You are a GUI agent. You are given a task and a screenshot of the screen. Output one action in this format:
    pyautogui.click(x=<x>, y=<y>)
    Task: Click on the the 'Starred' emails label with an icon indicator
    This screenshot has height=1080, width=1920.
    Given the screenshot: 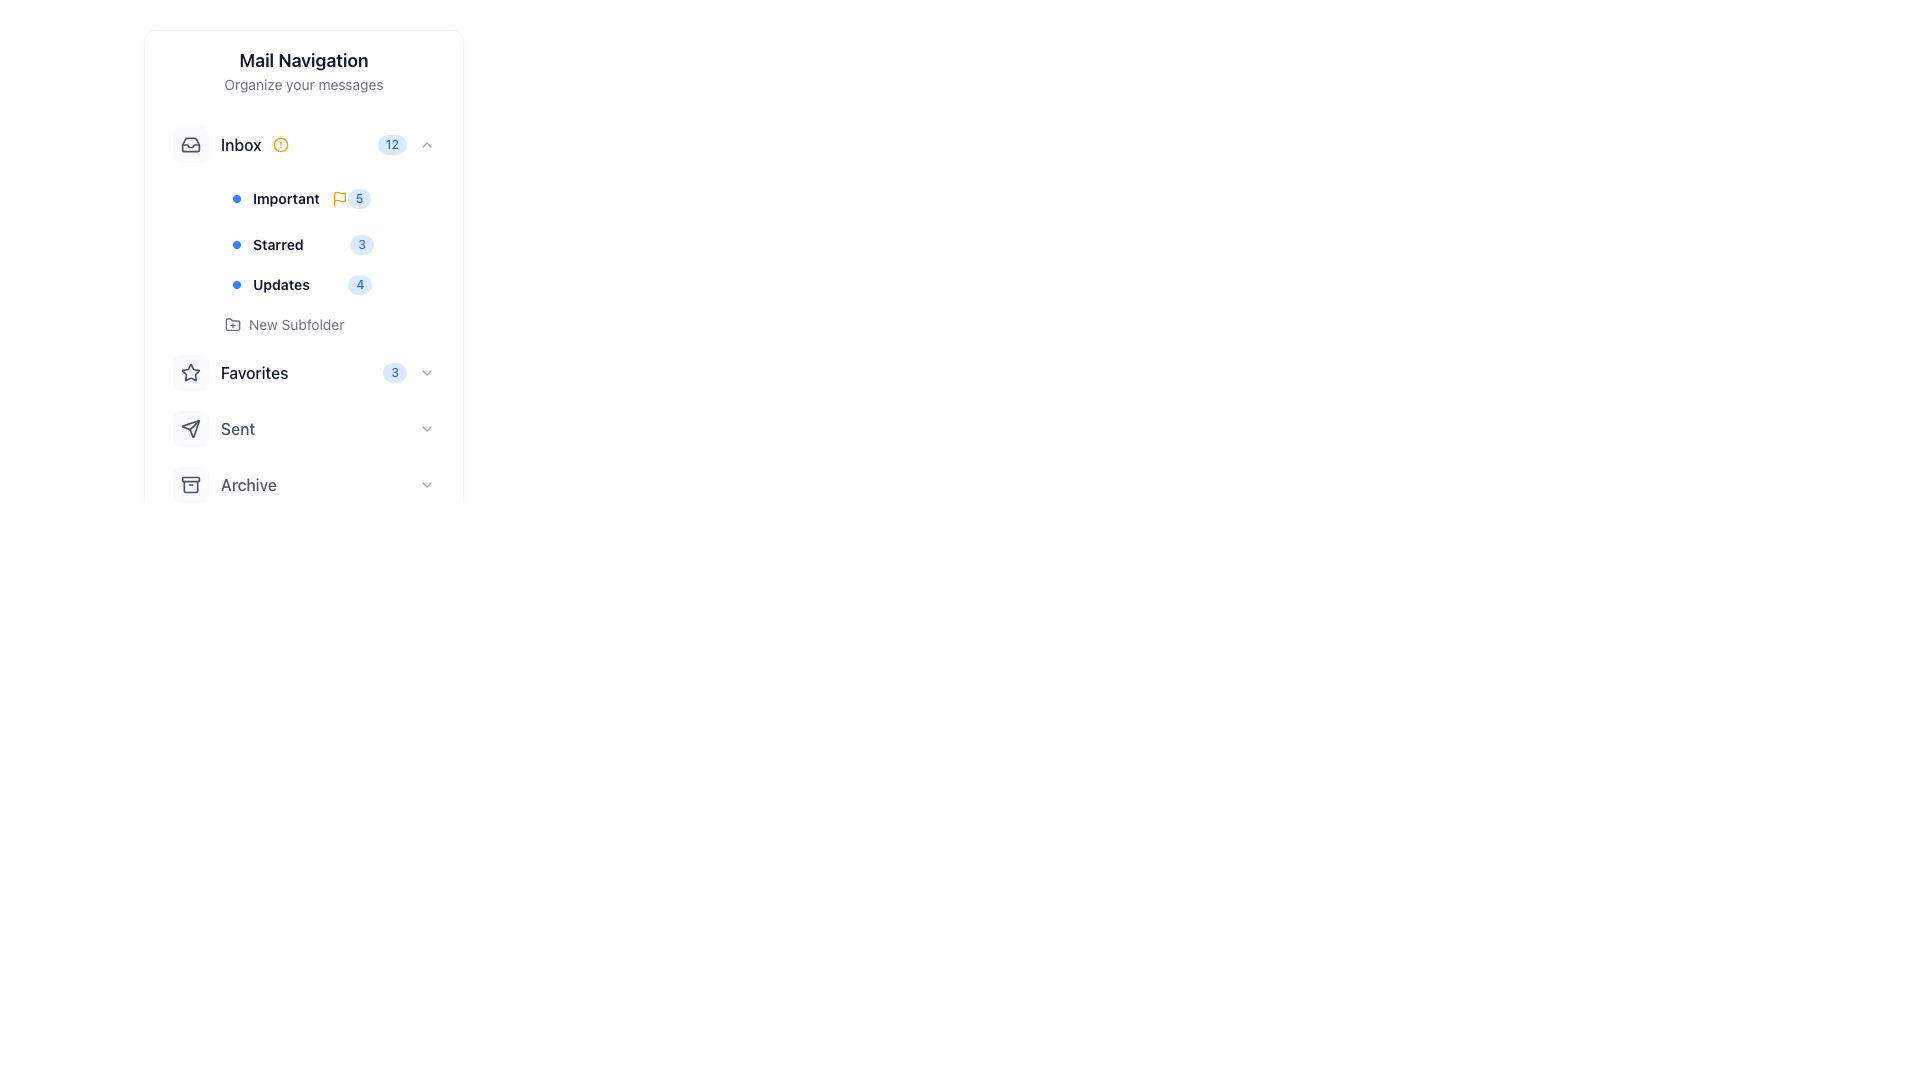 What is the action you would take?
    pyautogui.click(x=267, y=244)
    